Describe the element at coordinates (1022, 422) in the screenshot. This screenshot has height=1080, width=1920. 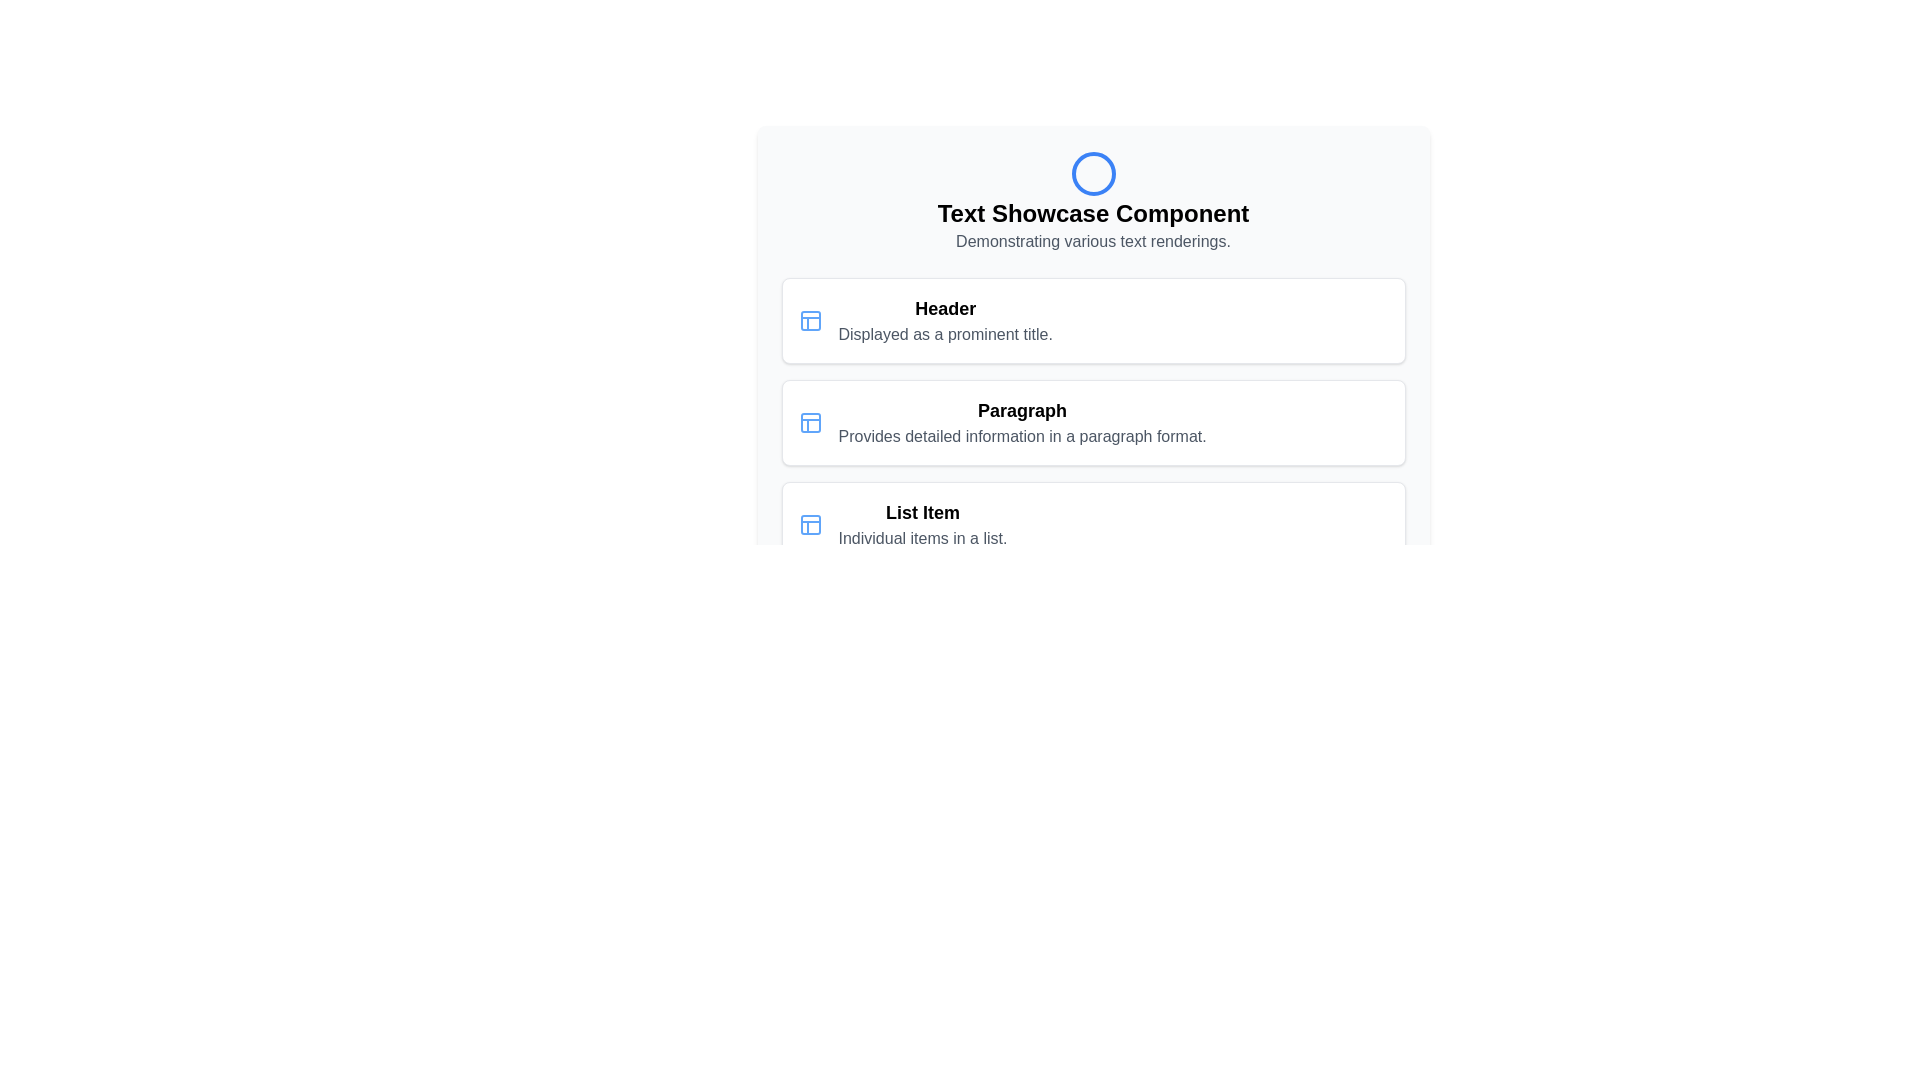
I see `the informational text block that describes a topic, positioned below the 'Header' and above the 'List Item'` at that location.